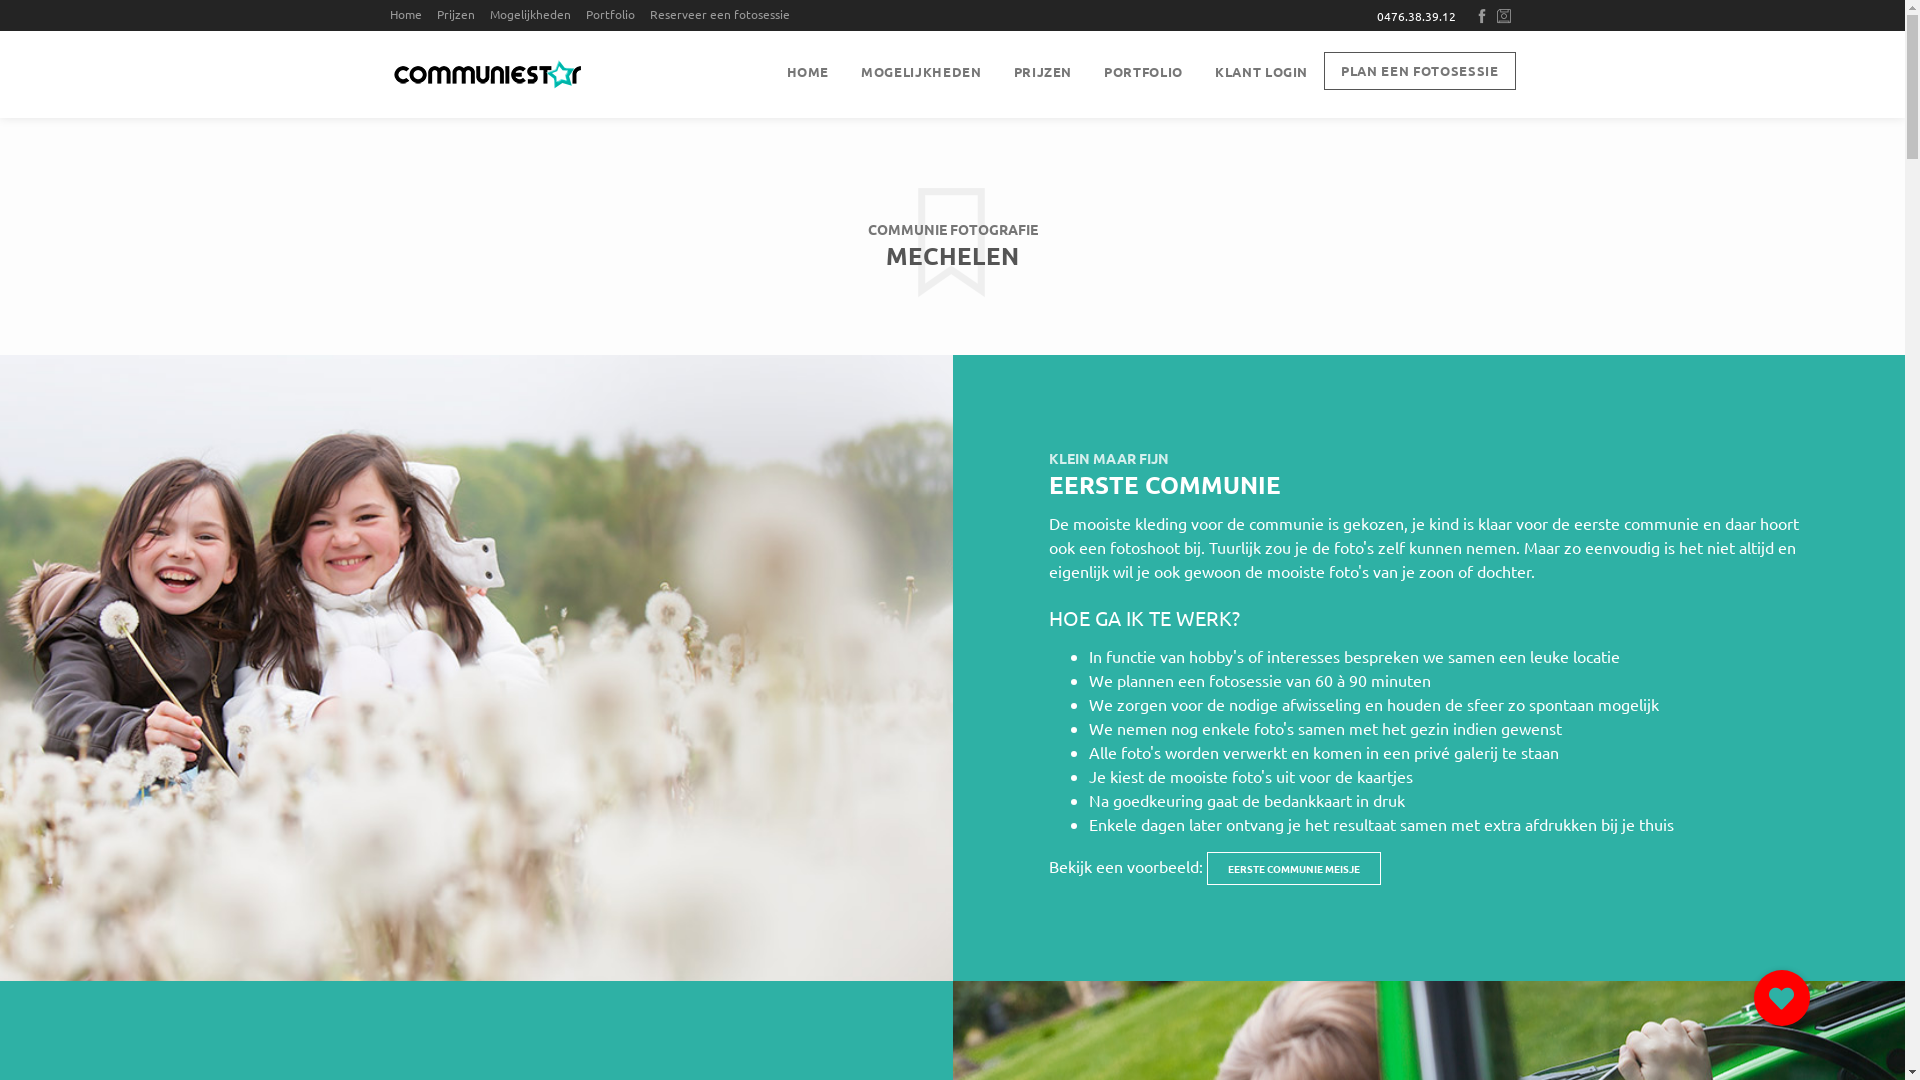  What do you see at coordinates (584, 14) in the screenshot?
I see `'Portfolio'` at bounding box center [584, 14].